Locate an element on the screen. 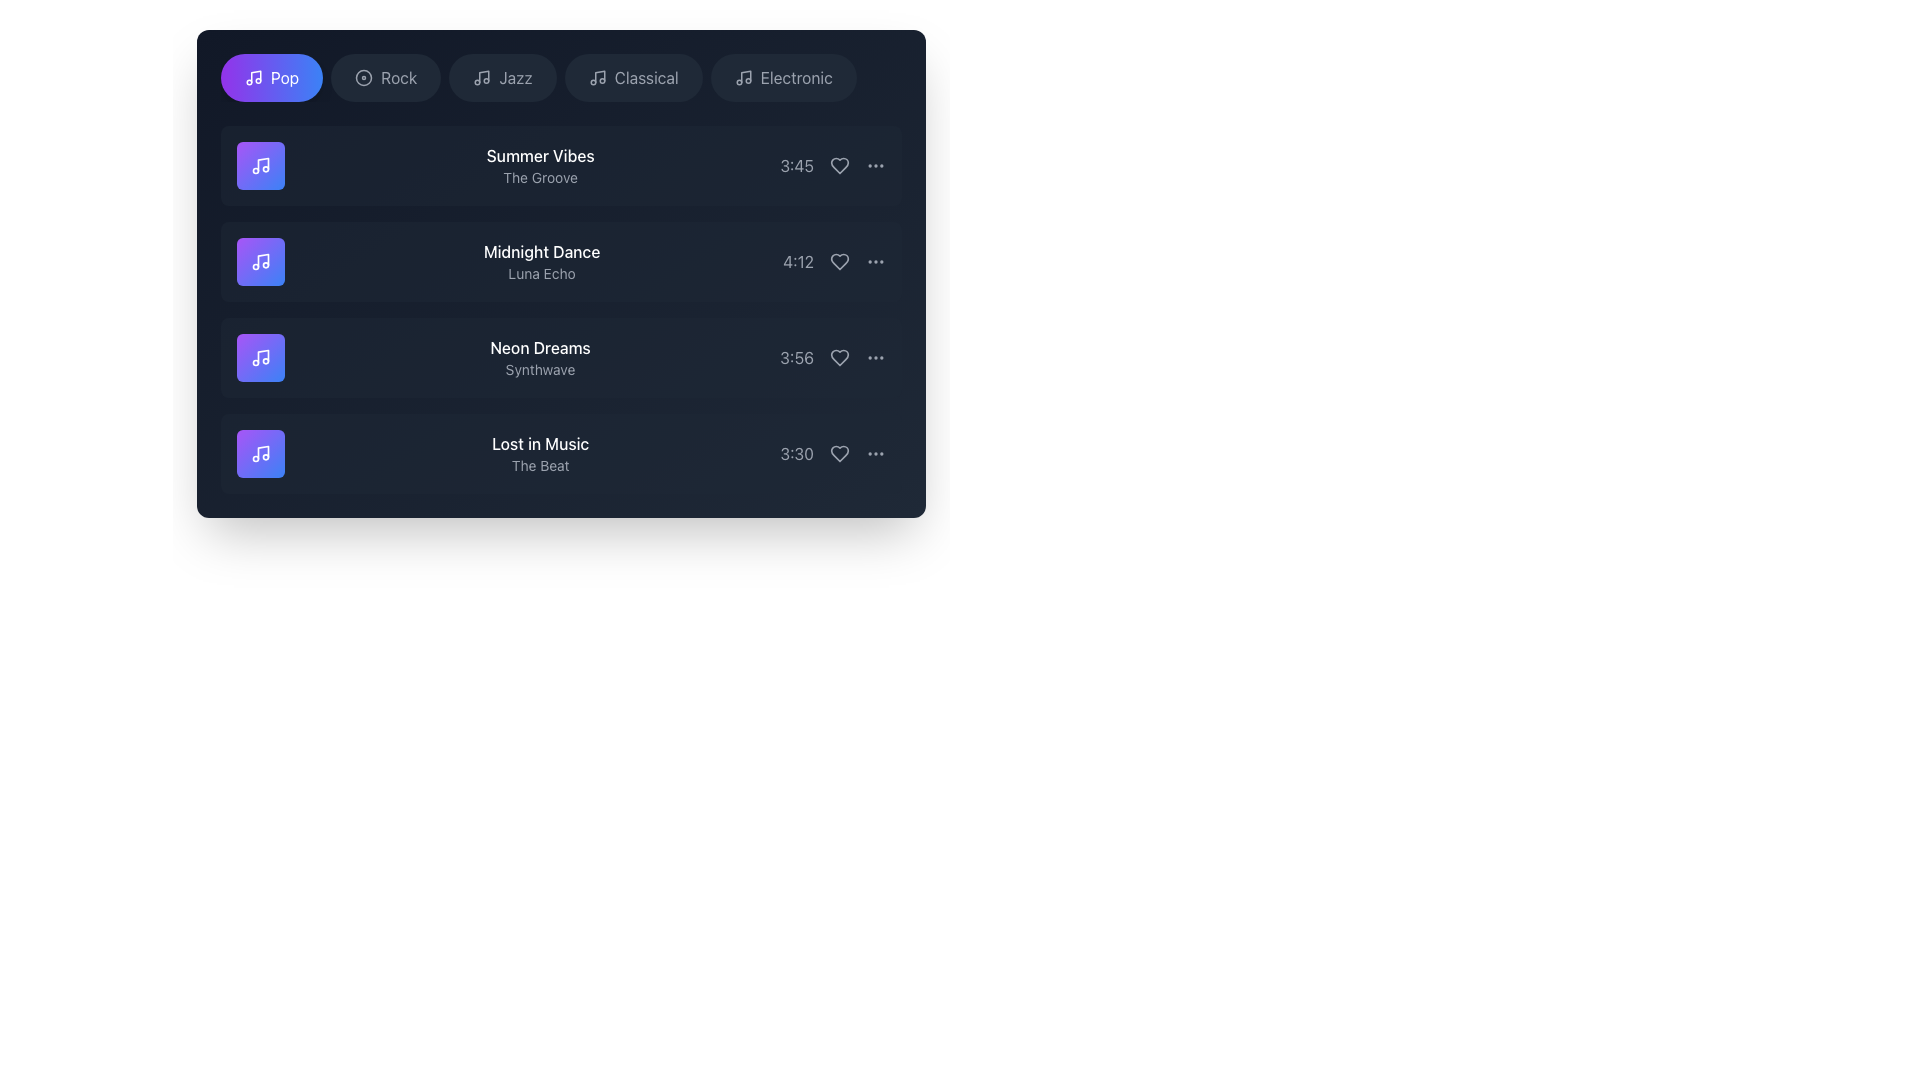  the Tab bar is located at coordinates (560, 76).